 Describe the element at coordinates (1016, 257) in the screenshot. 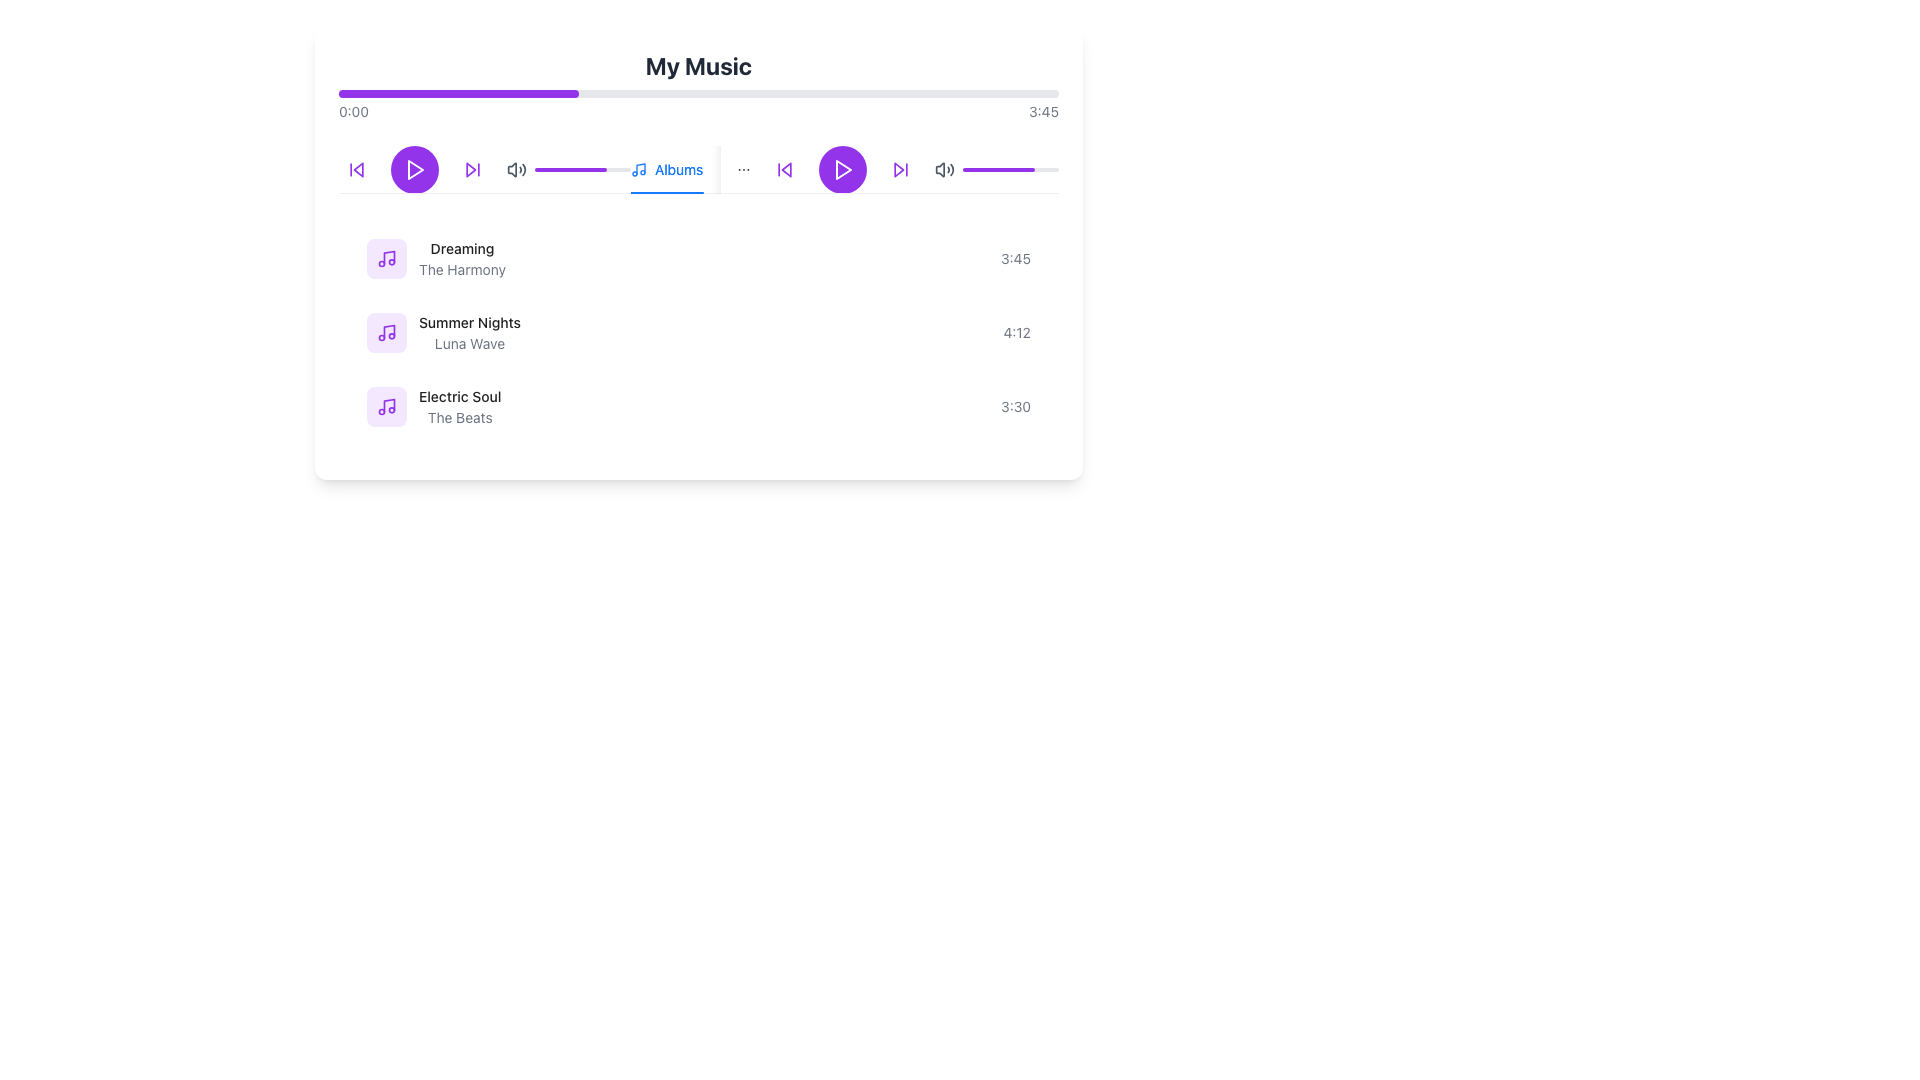

I see `the static text display showing '3:45' in gray font, located at the far-right end of the row for the song 'Dreaming' by 'The Harmony'` at that location.